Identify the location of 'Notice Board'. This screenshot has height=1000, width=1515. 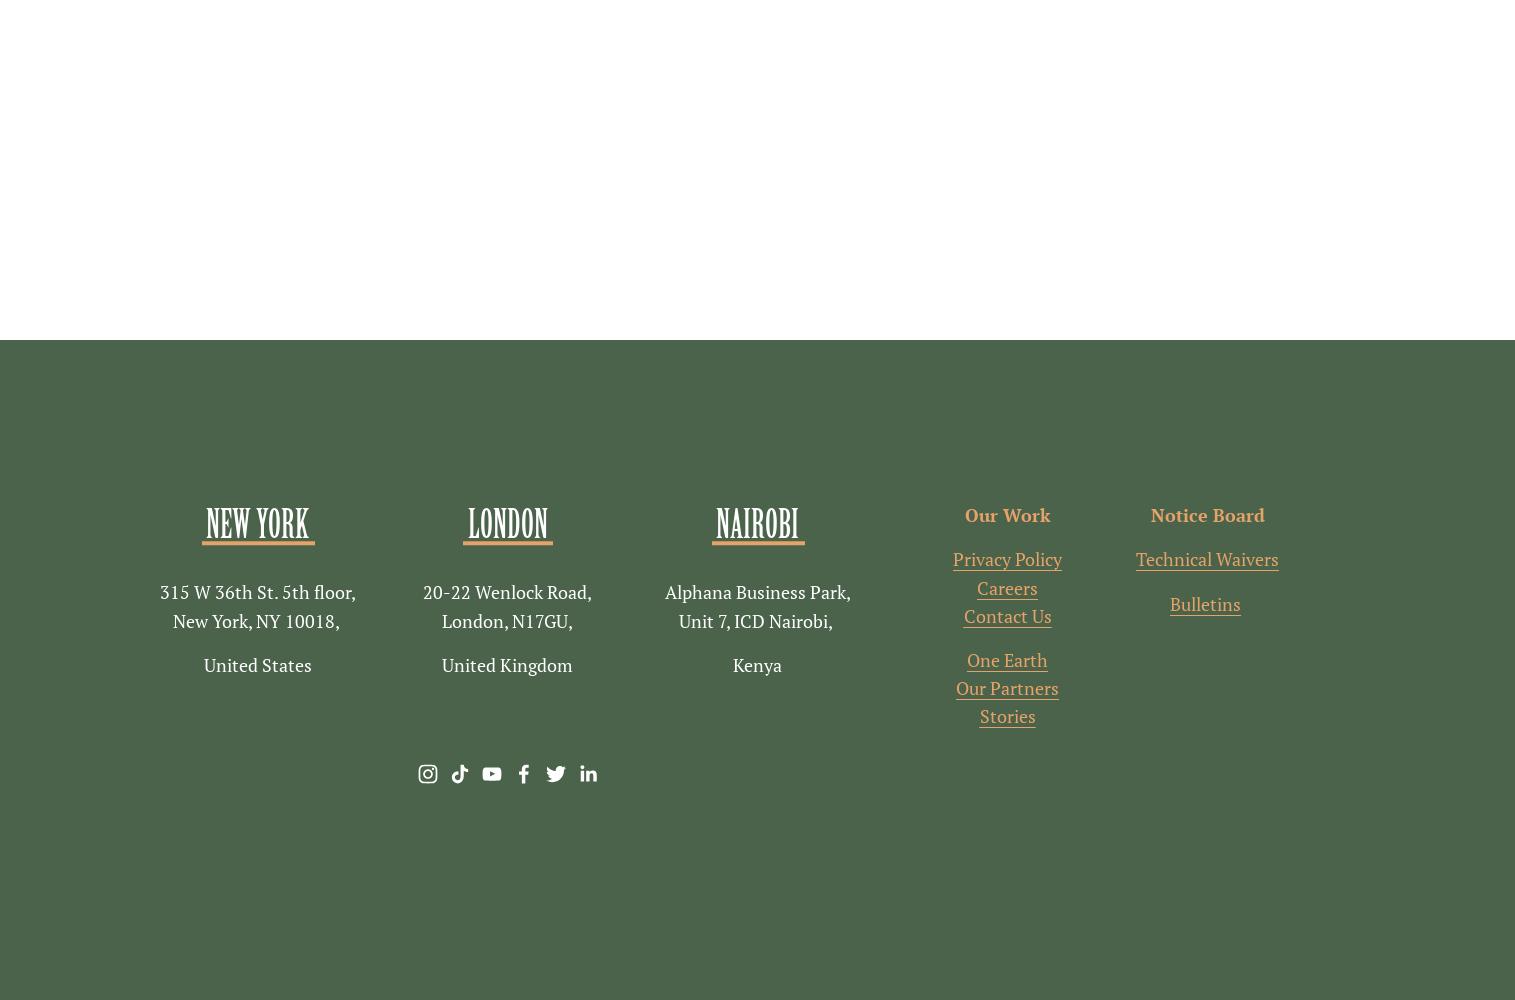
(1206, 515).